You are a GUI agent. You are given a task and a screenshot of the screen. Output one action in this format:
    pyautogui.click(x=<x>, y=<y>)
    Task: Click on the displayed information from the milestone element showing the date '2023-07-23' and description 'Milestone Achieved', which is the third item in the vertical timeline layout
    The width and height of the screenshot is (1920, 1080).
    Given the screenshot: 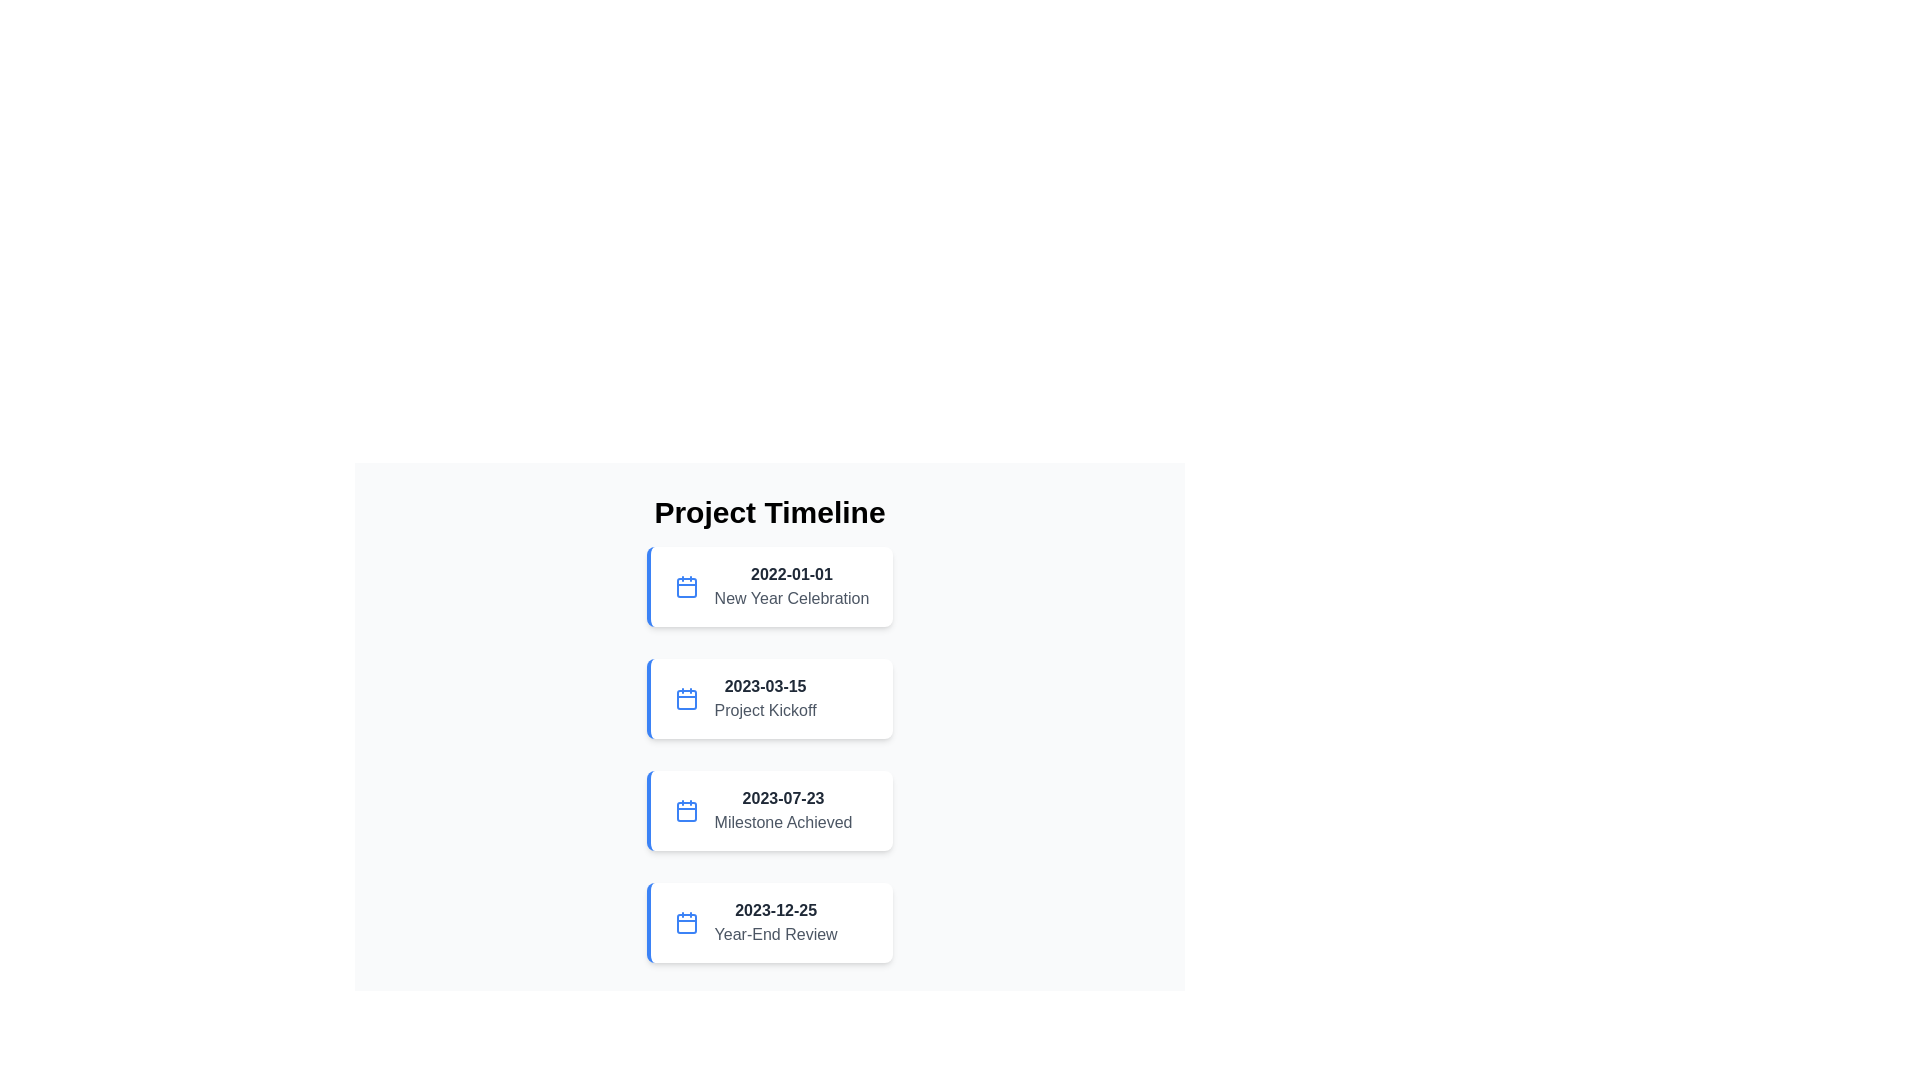 What is the action you would take?
    pyautogui.click(x=771, y=810)
    